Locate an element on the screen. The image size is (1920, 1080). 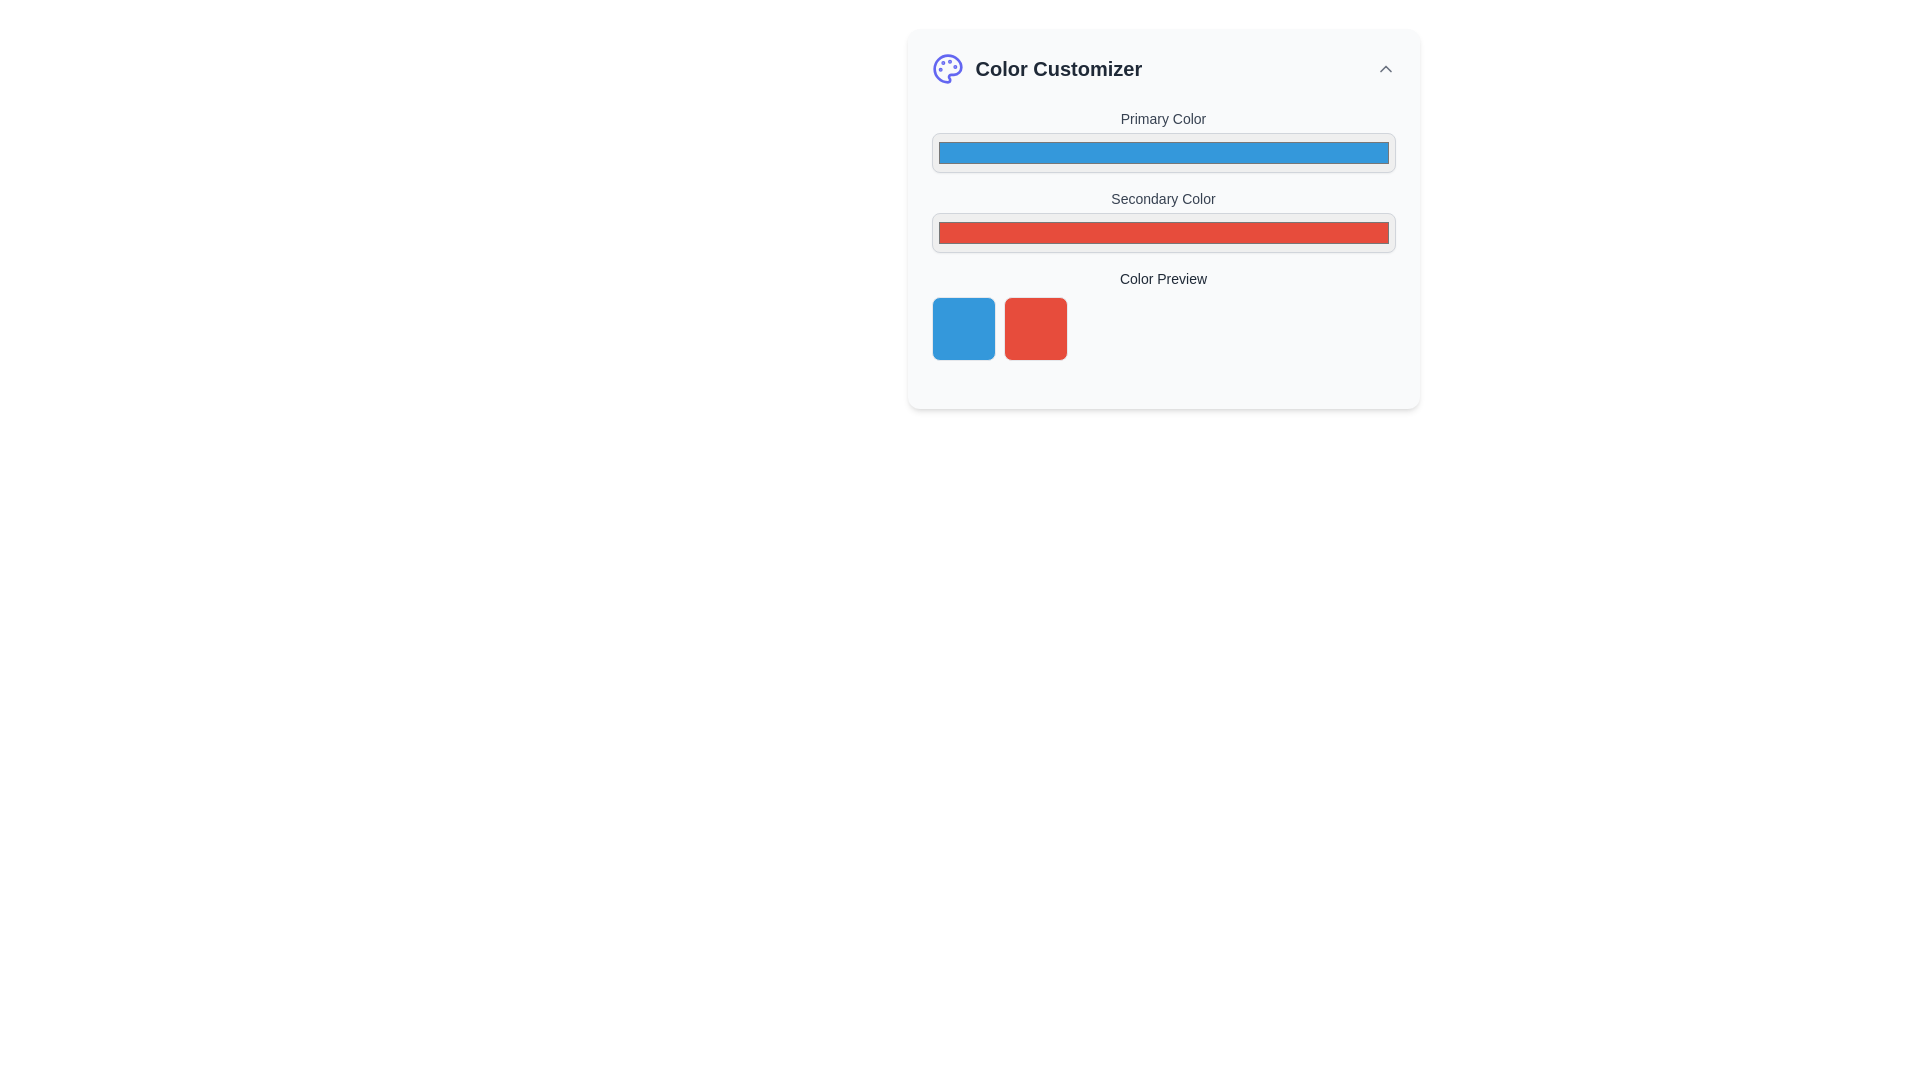
the Interactive icon on the far right is located at coordinates (1384, 68).